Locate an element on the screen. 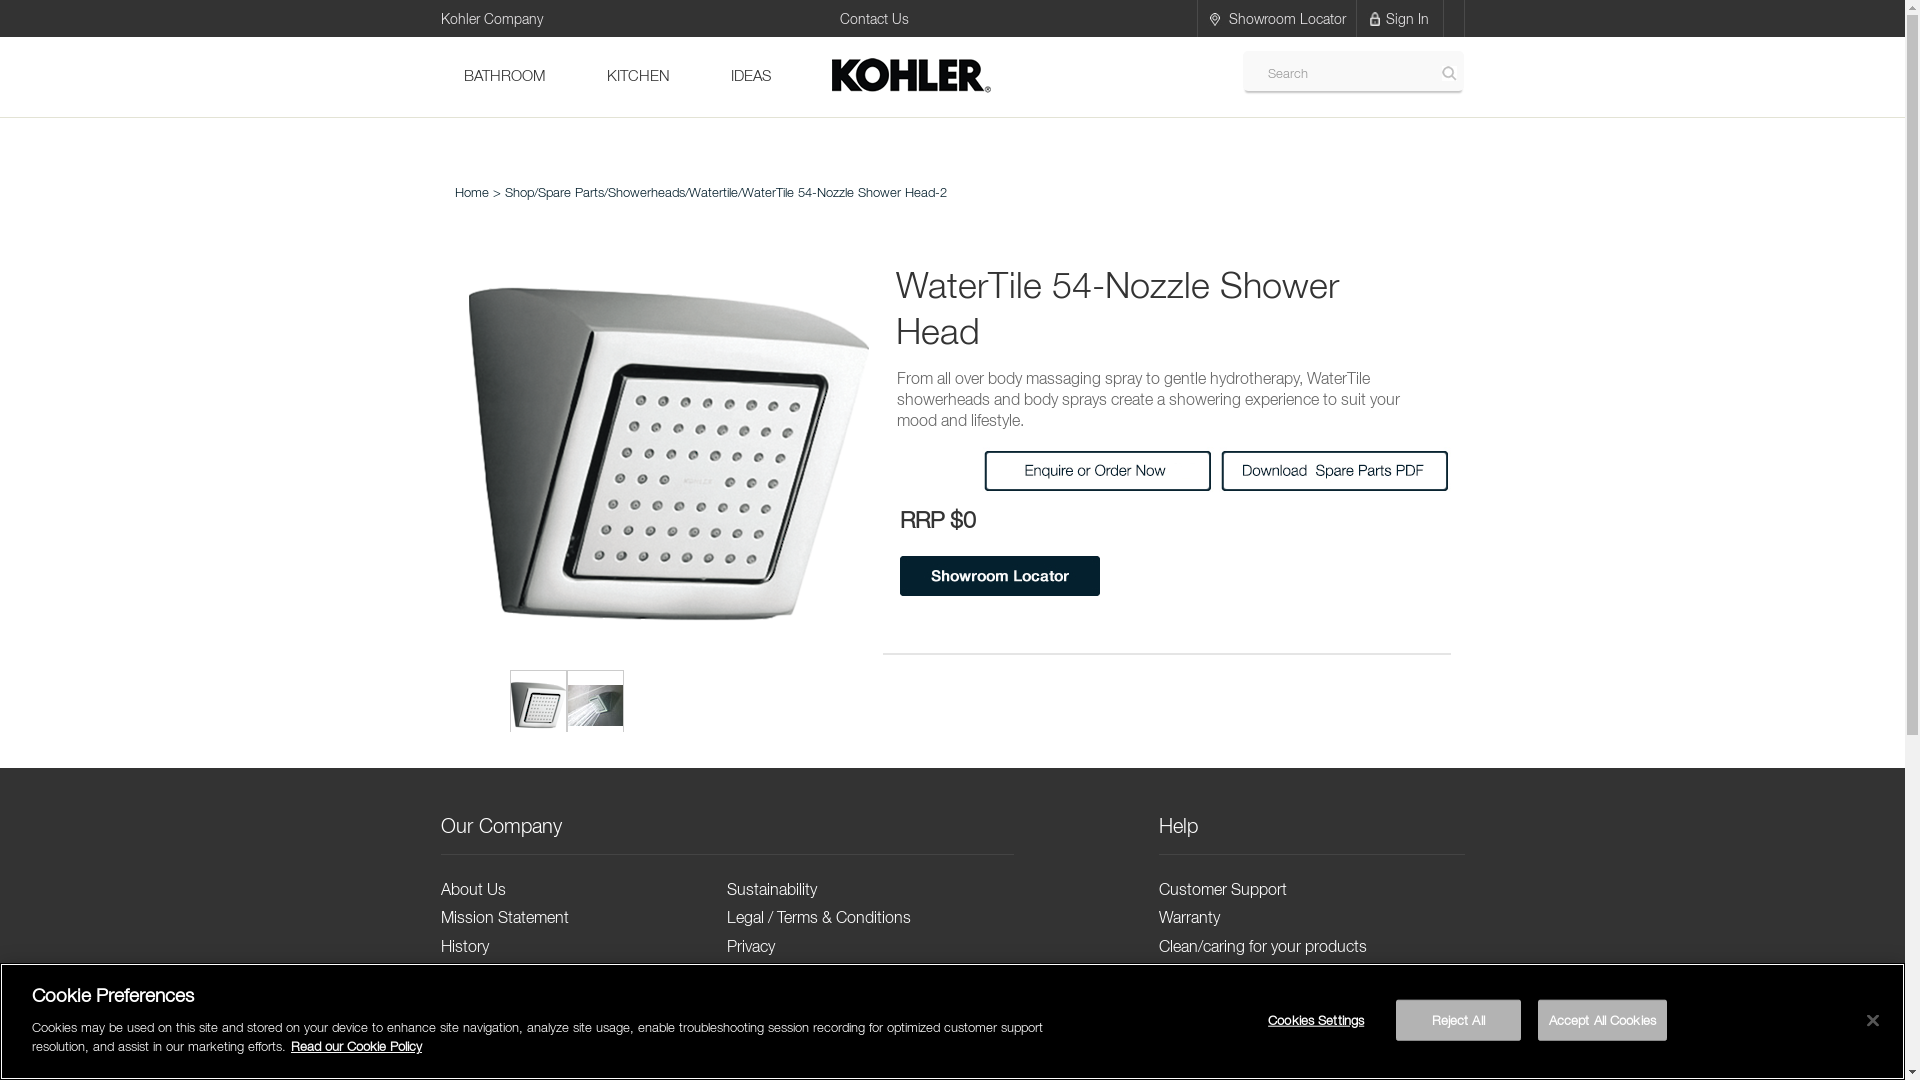 This screenshot has width=1920, height=1080. 'Awards' is located at coordinates (464, 1003).